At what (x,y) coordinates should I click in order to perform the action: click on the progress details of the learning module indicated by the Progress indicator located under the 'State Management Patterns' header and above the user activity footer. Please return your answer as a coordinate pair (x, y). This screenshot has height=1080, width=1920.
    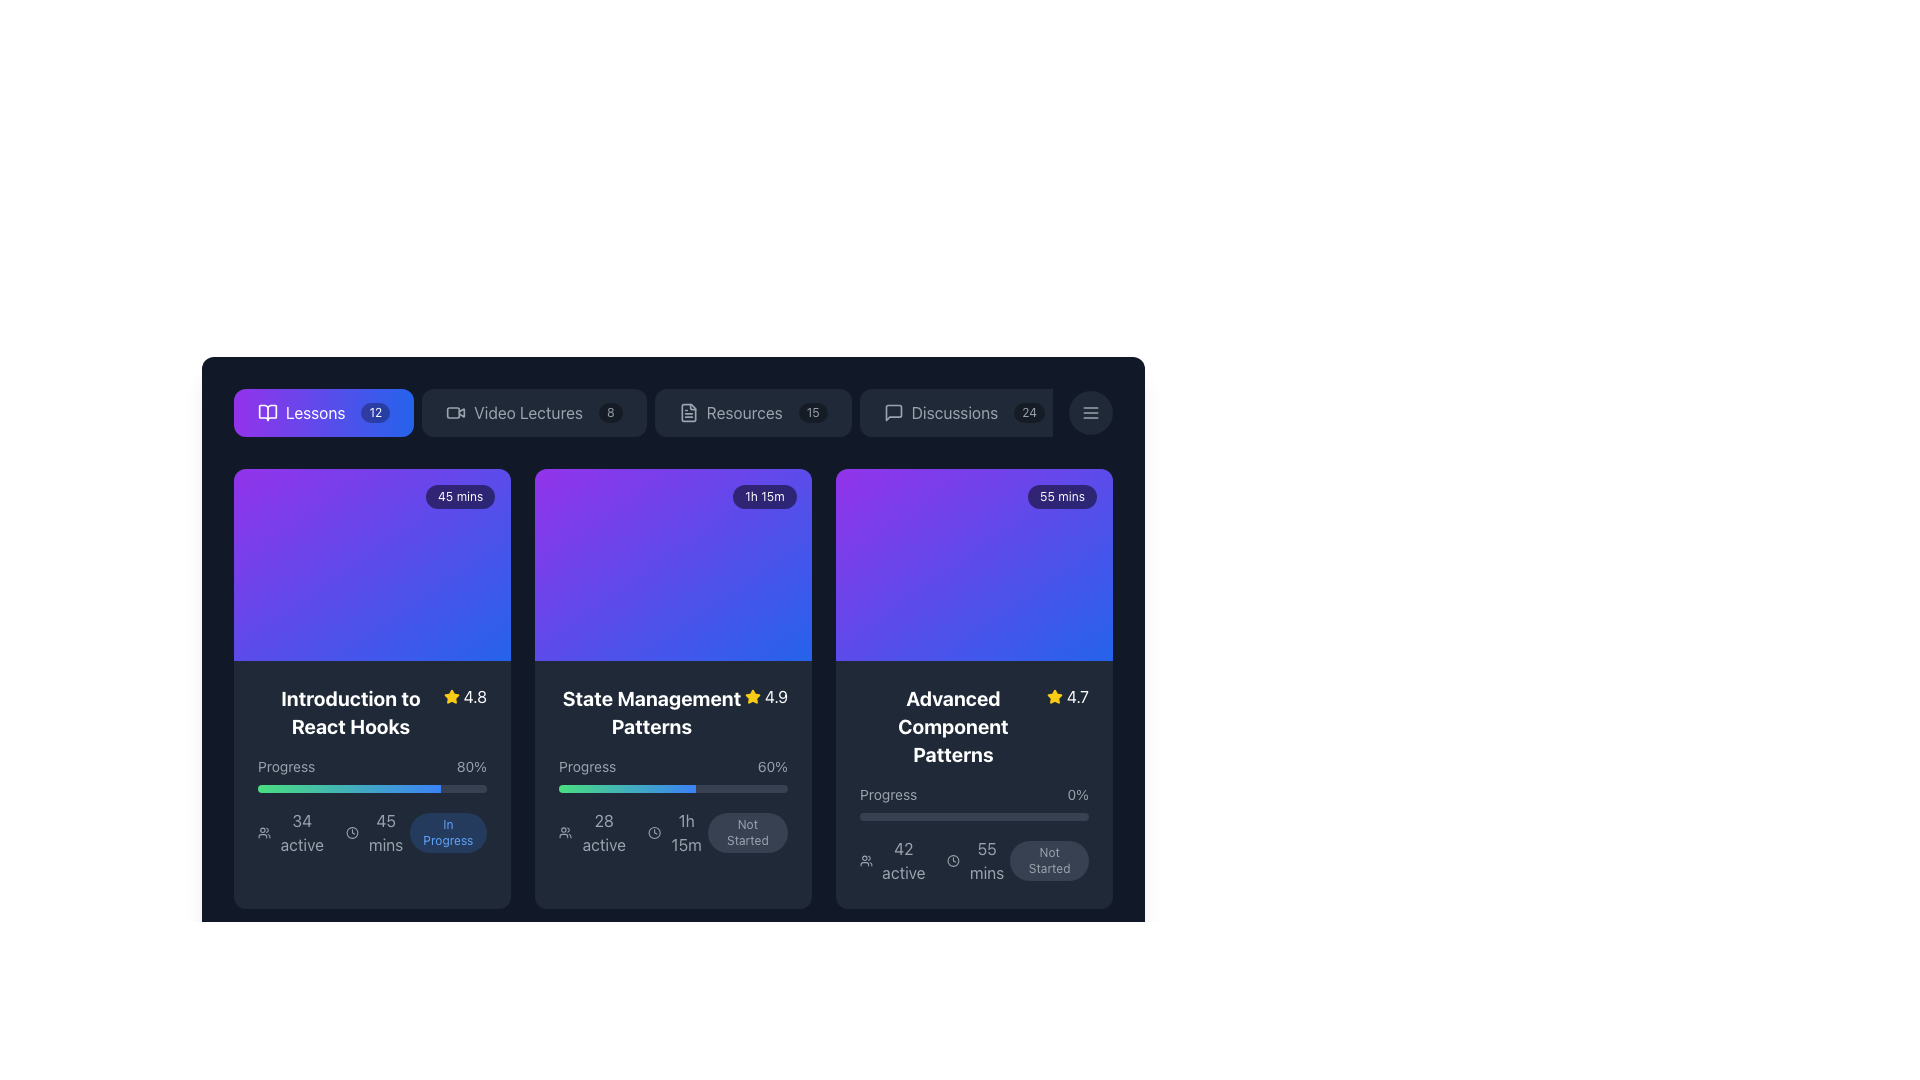
    Looking at the image, I should click on (673, 805).